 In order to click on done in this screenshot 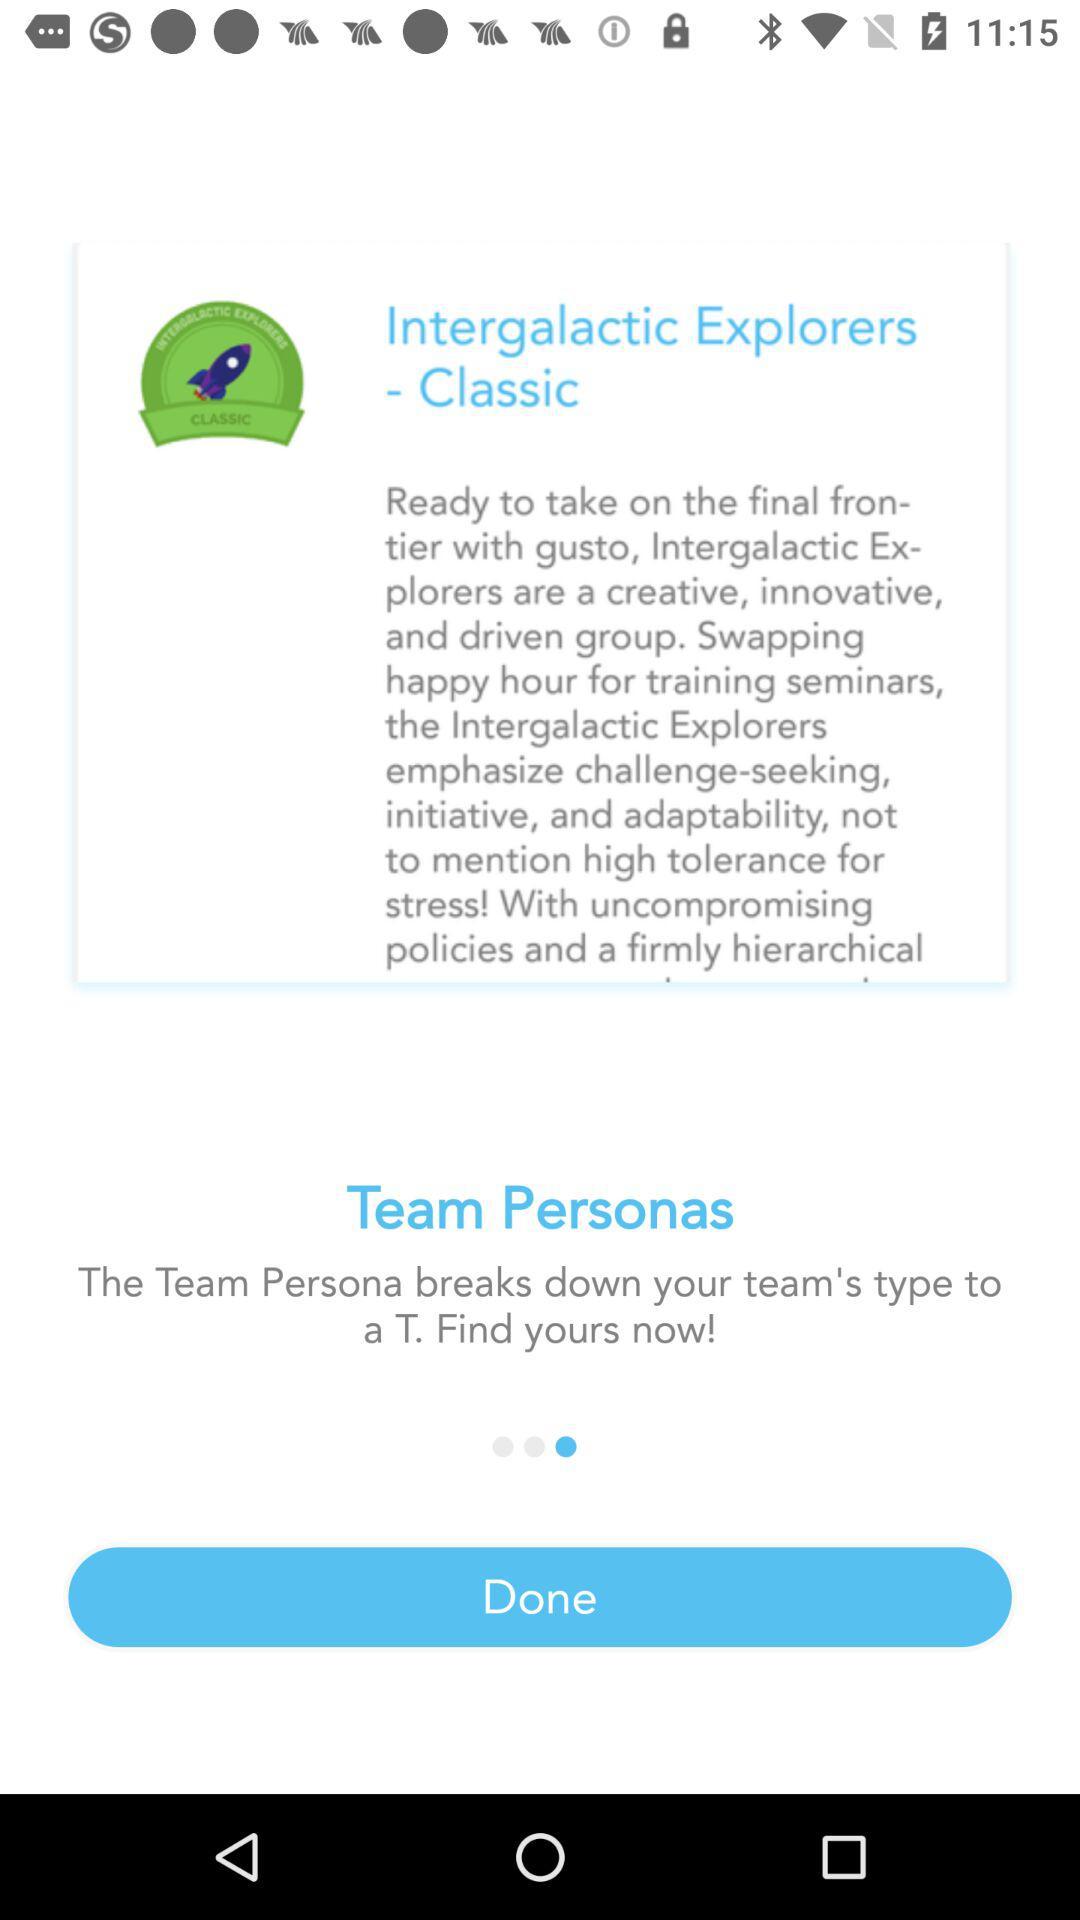, I will do `click(540, 1596)`.